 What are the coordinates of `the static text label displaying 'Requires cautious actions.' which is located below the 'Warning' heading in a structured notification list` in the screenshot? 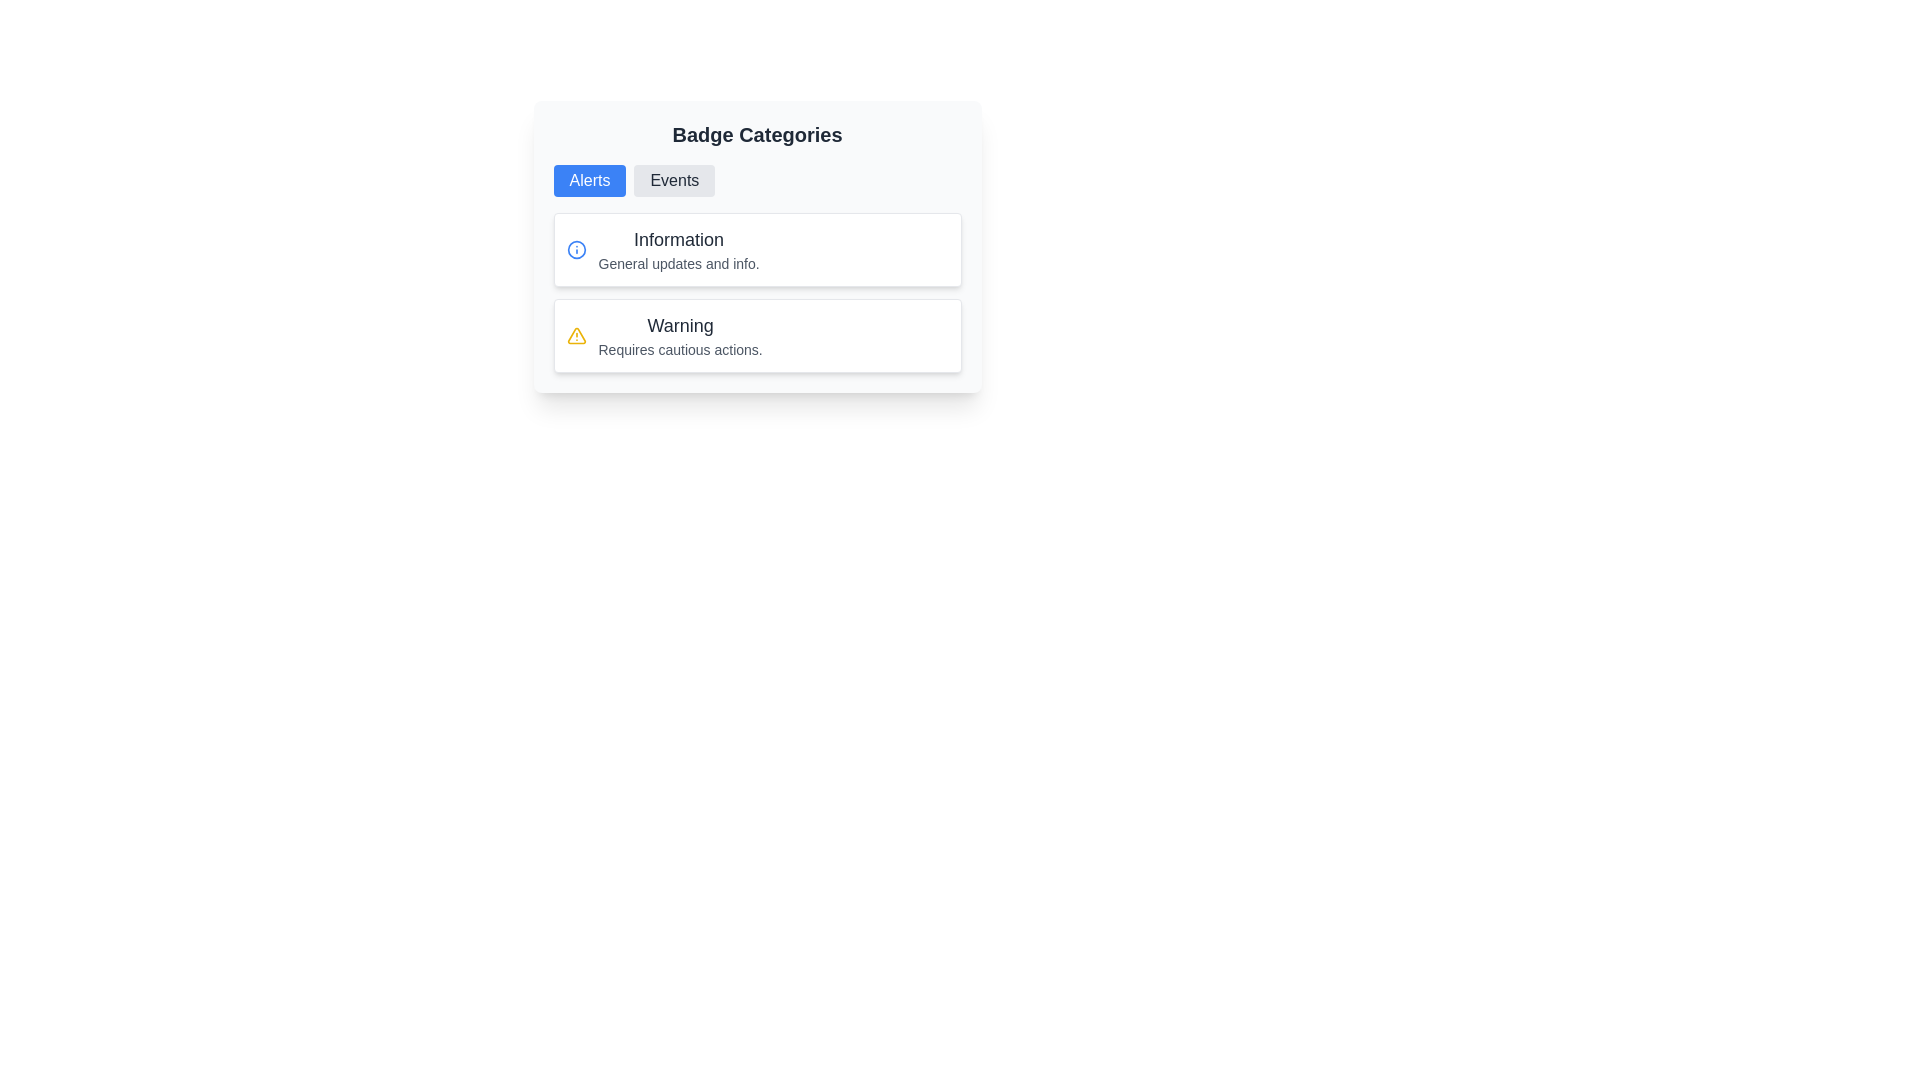 It's located at (680, 349).